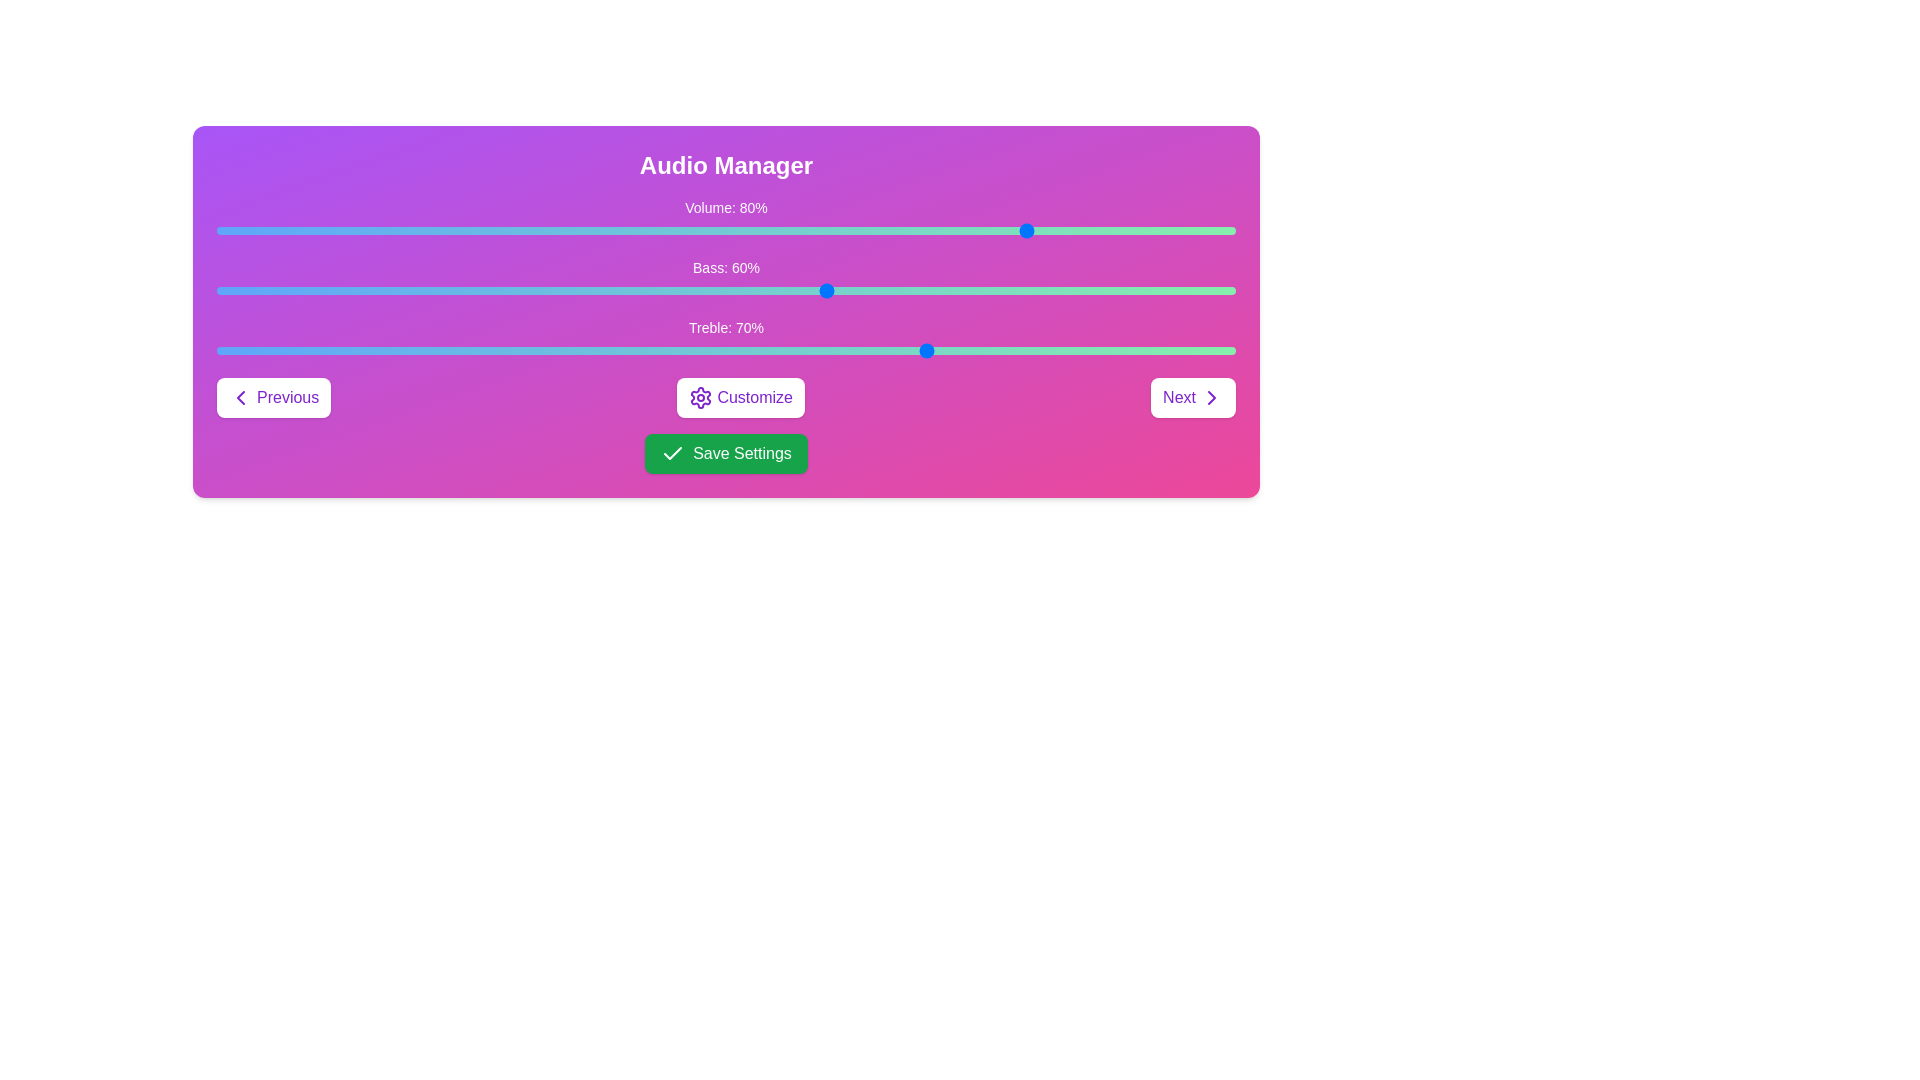 This screenshot has height=1080, width=1920. Describe the element at coordinates (273, 397) in the screenshot. I see `the navigation button located in the bottom-left corner of the card to go to the previous page or step` at that location.